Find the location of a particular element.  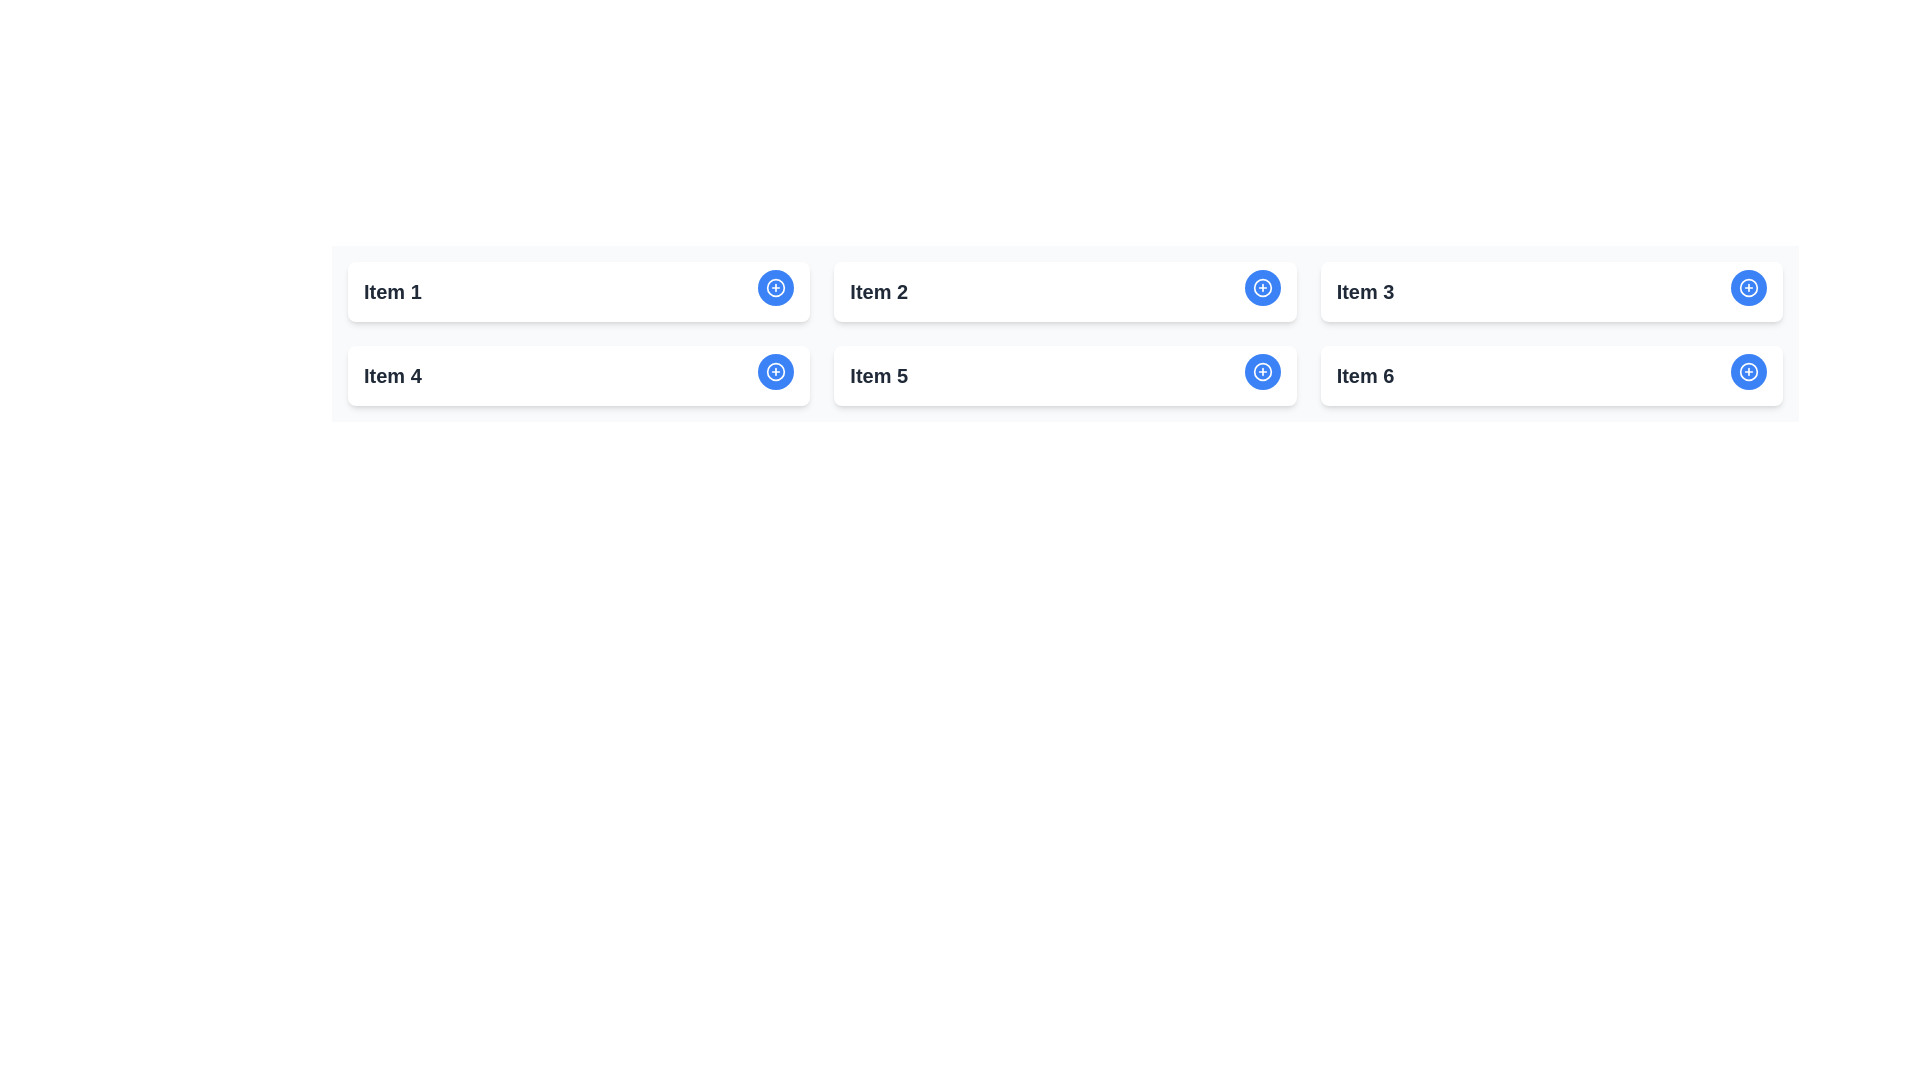

the icon located on the far right of the row of circular icons associated with 'Item 4' is located at coordinates (775, 371).